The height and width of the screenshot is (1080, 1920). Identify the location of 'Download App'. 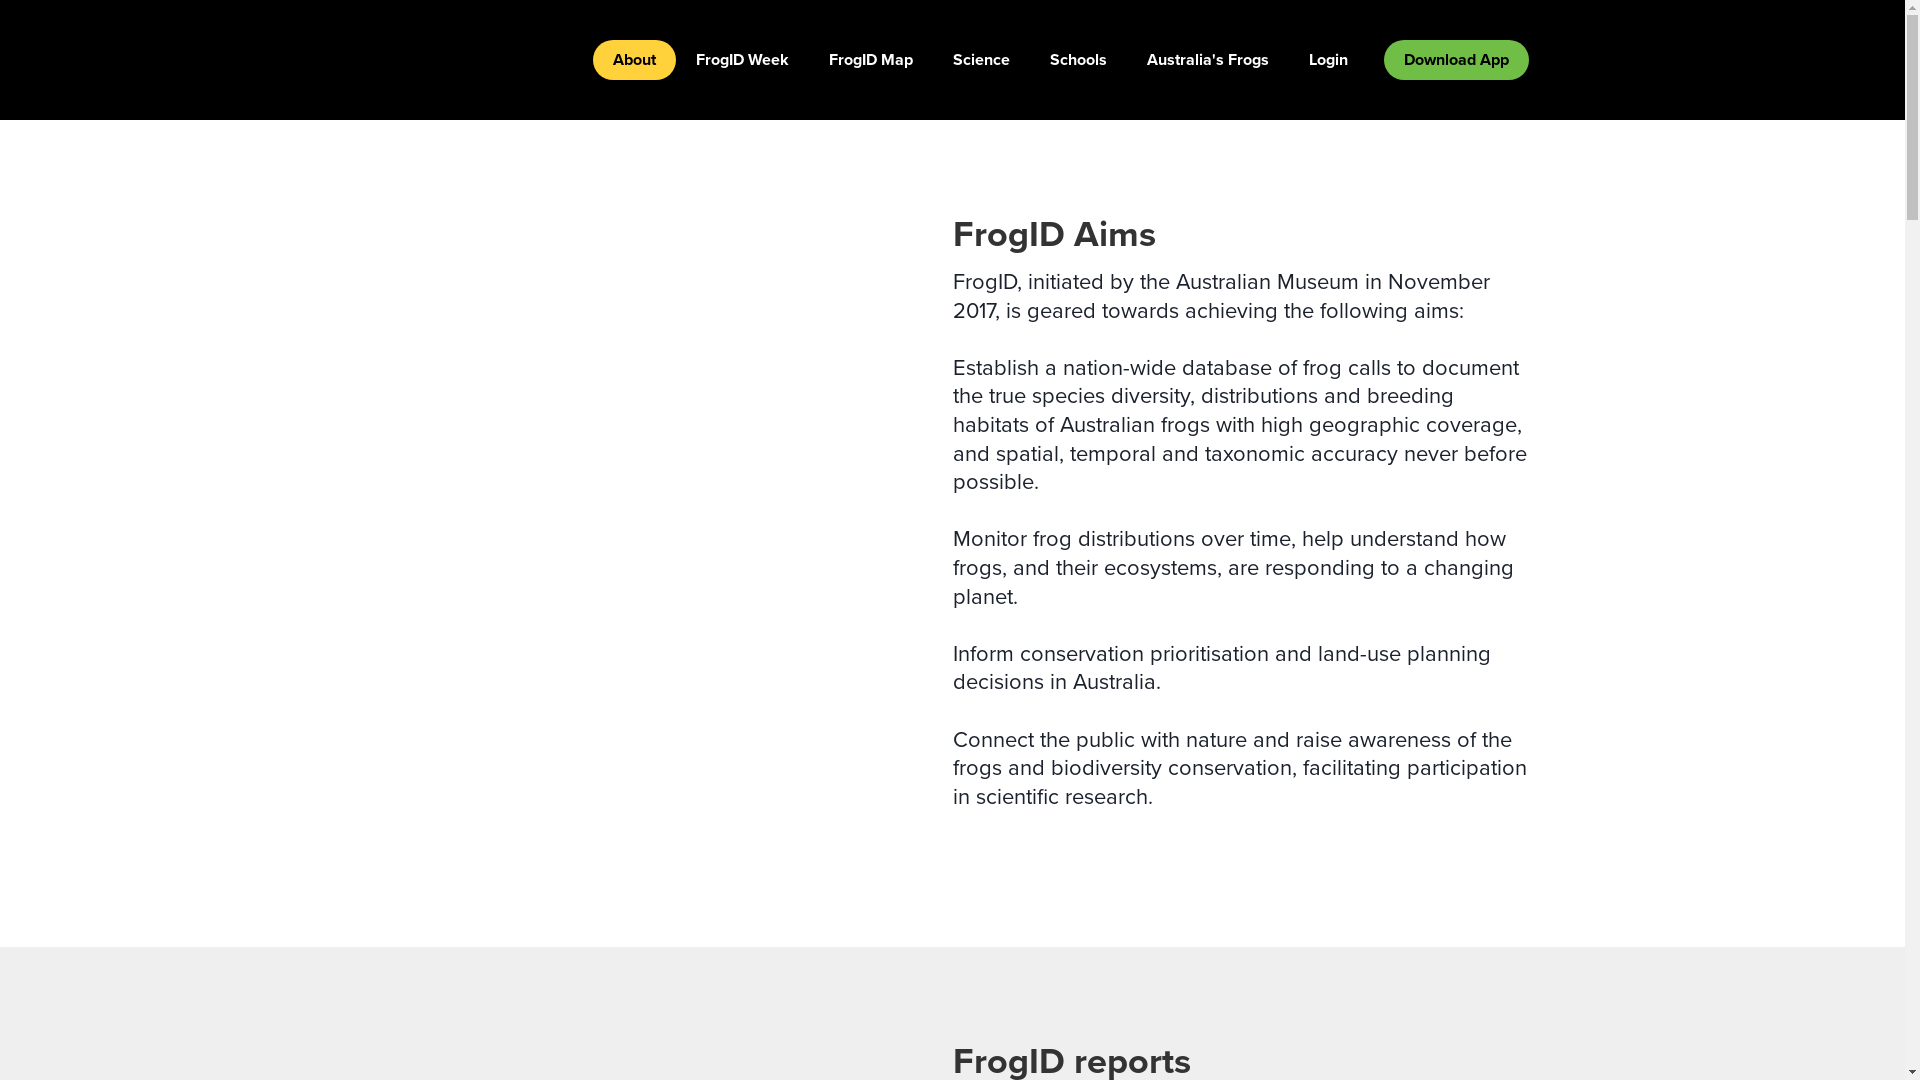
(1456, 59).